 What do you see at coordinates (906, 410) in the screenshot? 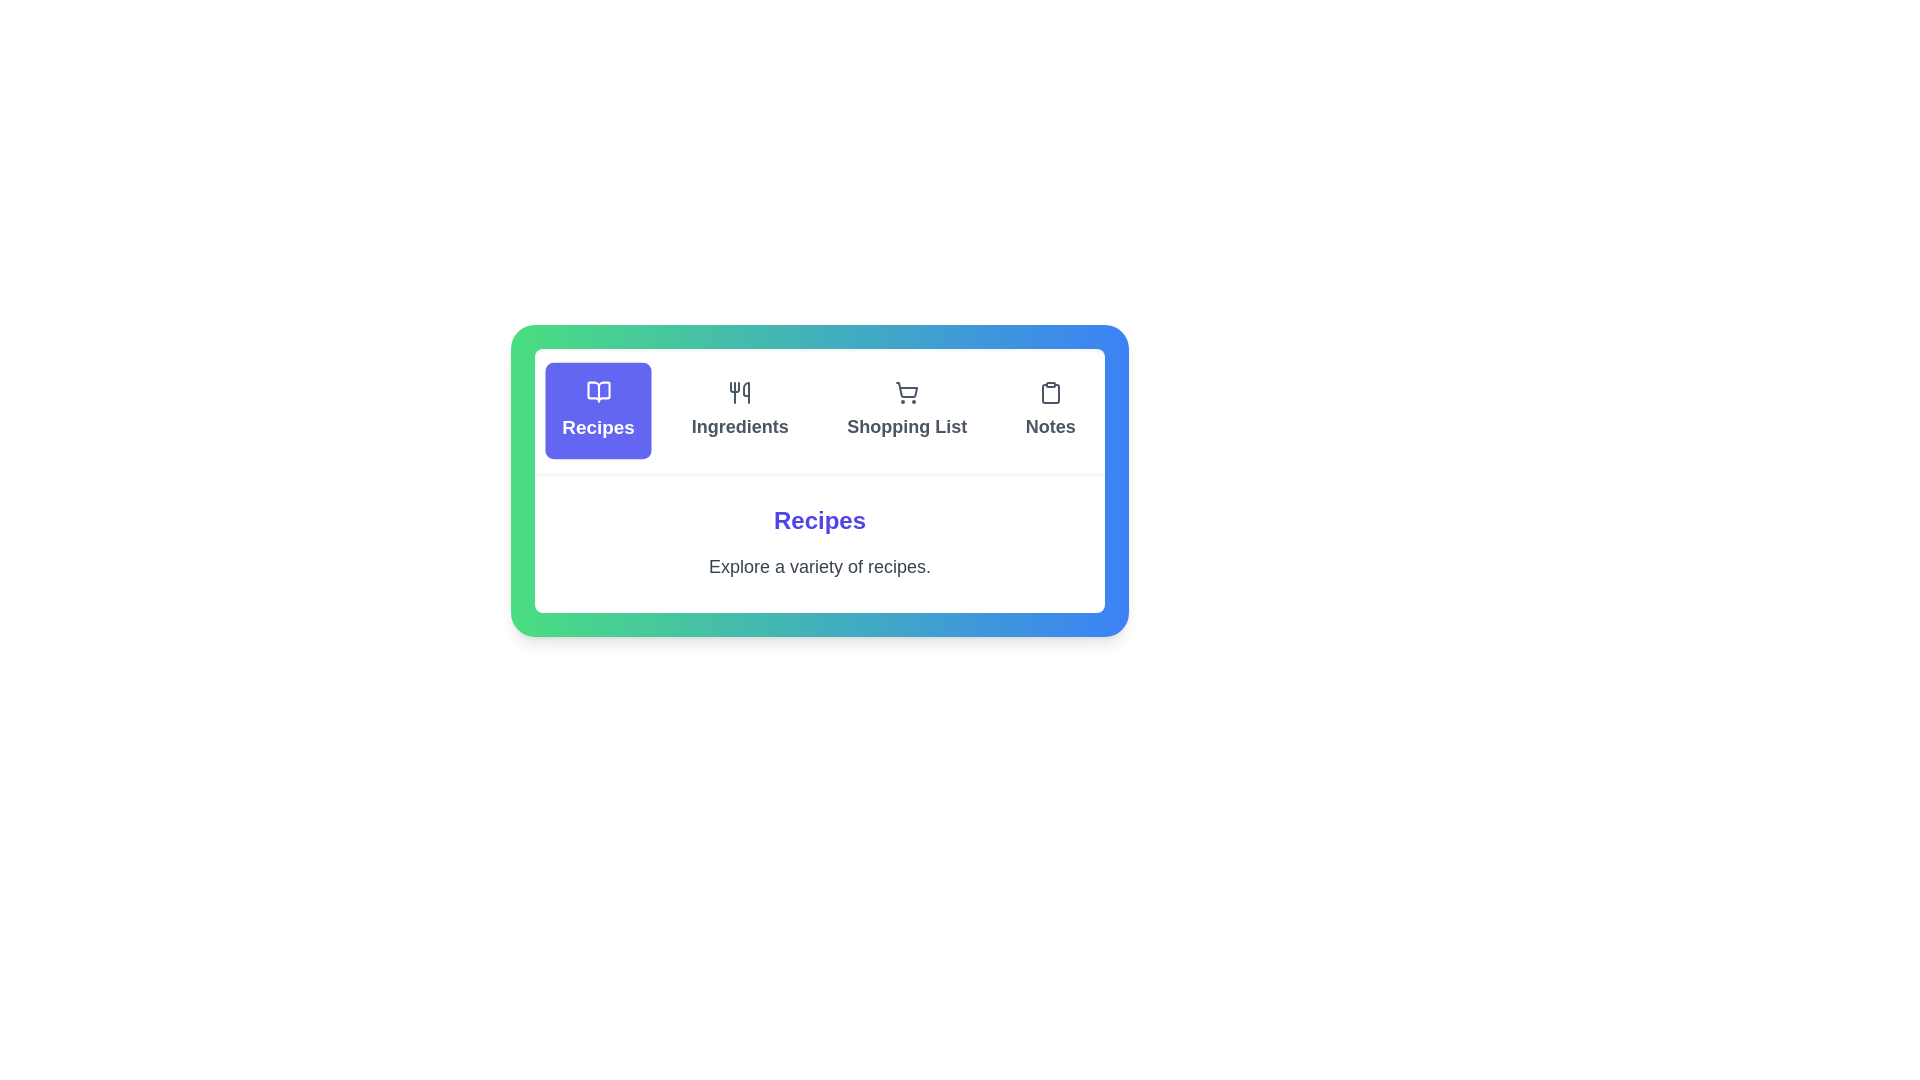
I see `the Shopping List tab by clicking on it` at bounding box center [906, 410].